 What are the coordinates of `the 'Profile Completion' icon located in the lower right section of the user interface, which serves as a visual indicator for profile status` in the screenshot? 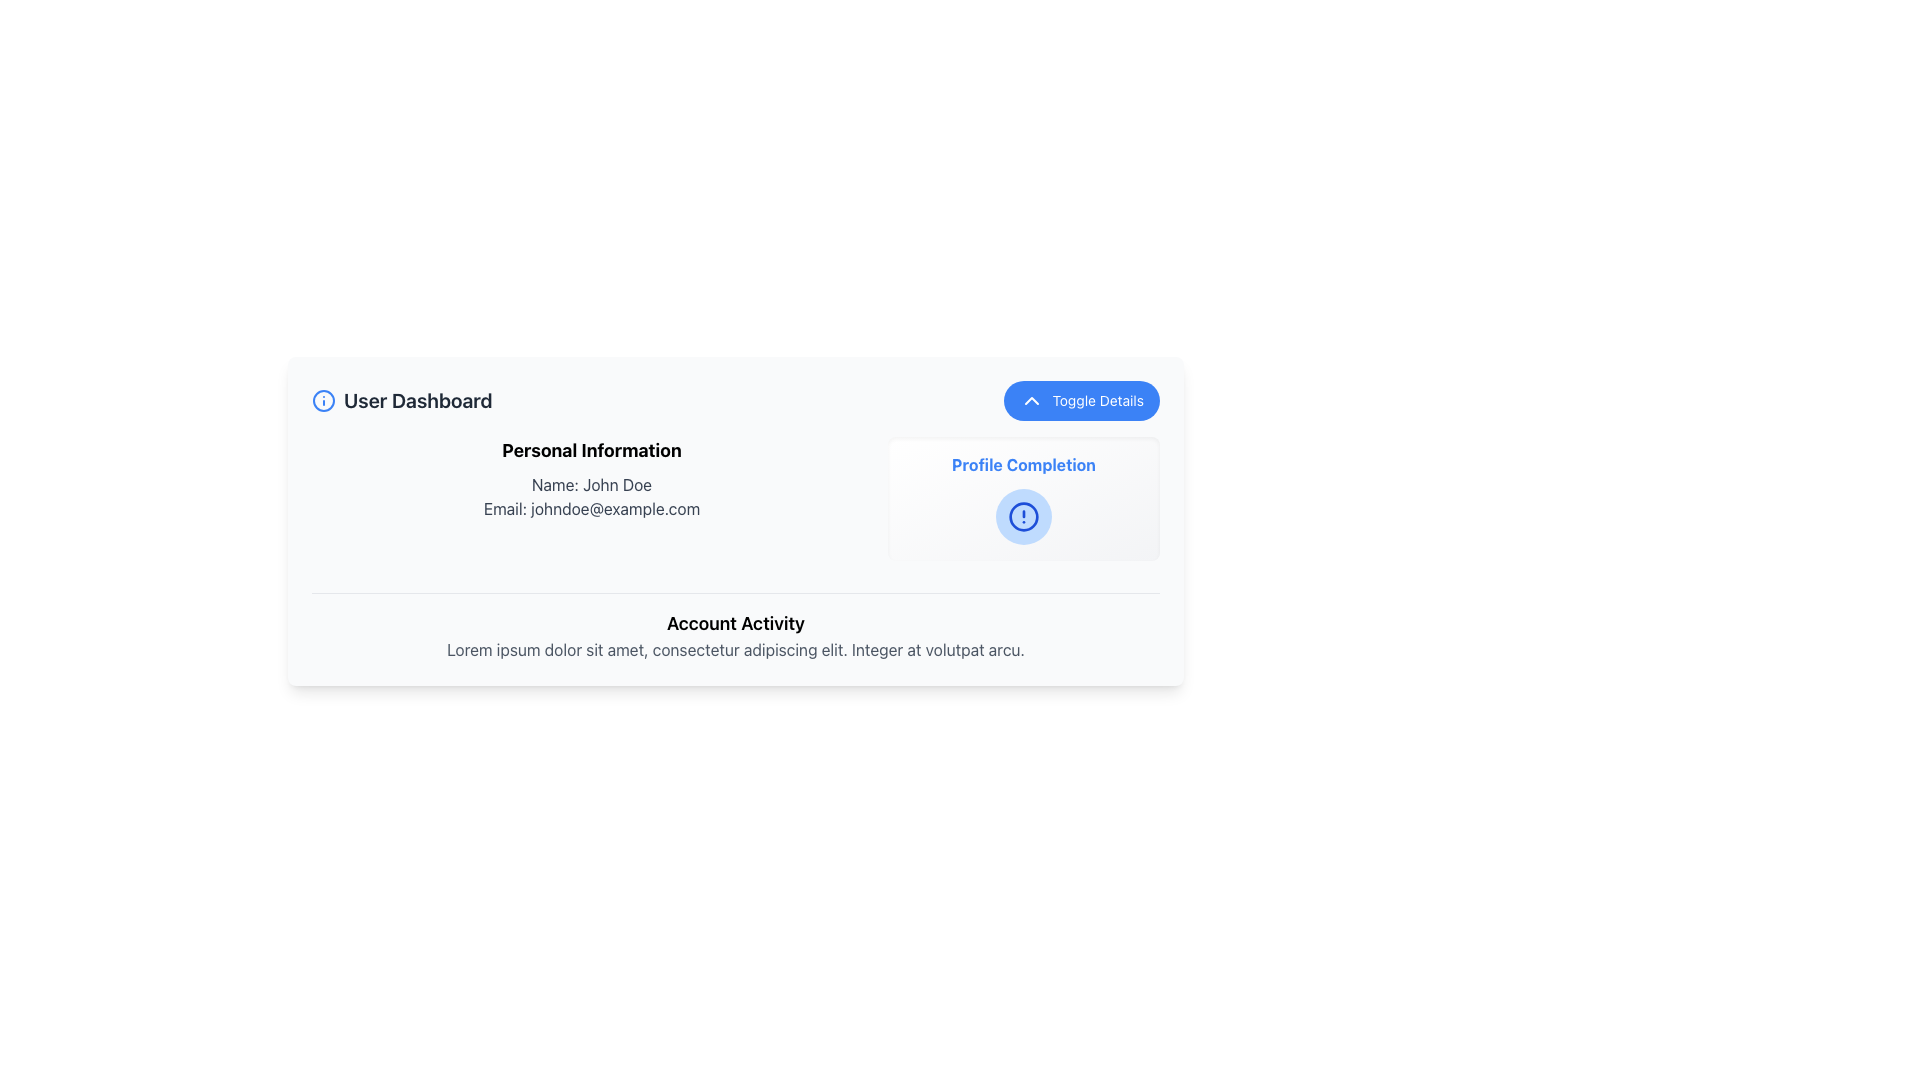 It's located at (1023, 515).